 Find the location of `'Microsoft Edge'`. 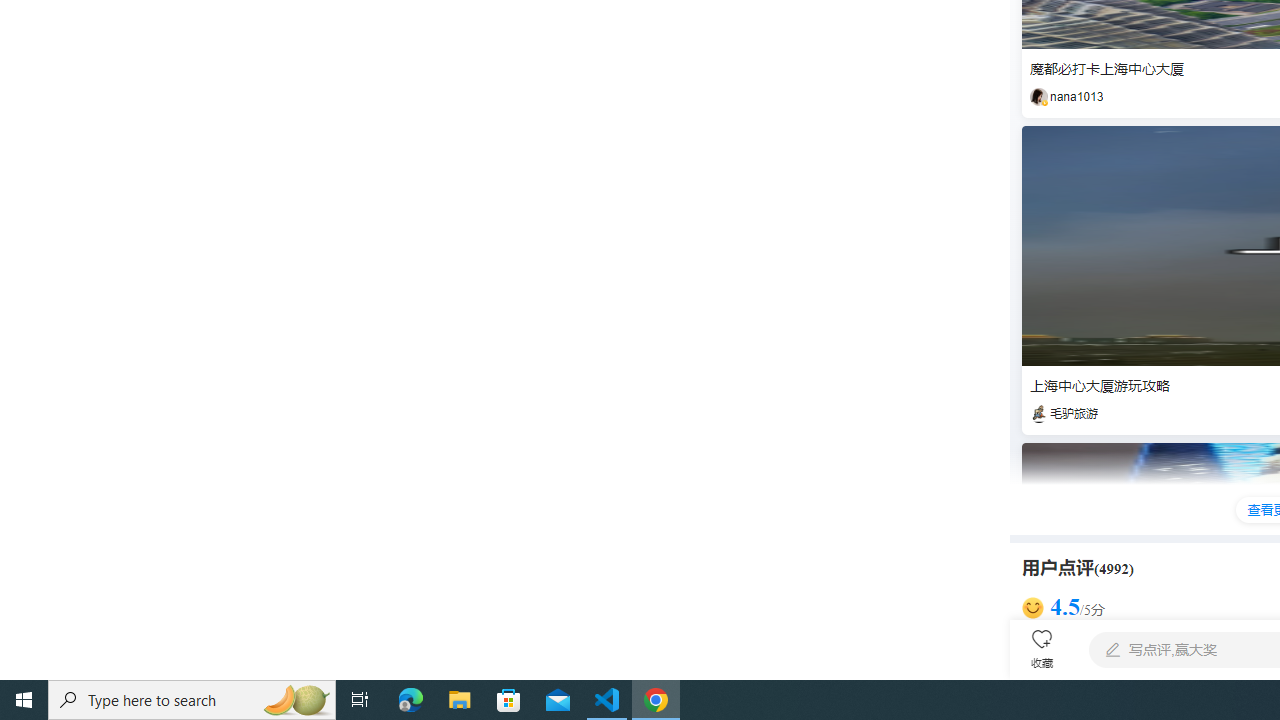

'Microsoft Edge' is located at coordinates (410, 698).